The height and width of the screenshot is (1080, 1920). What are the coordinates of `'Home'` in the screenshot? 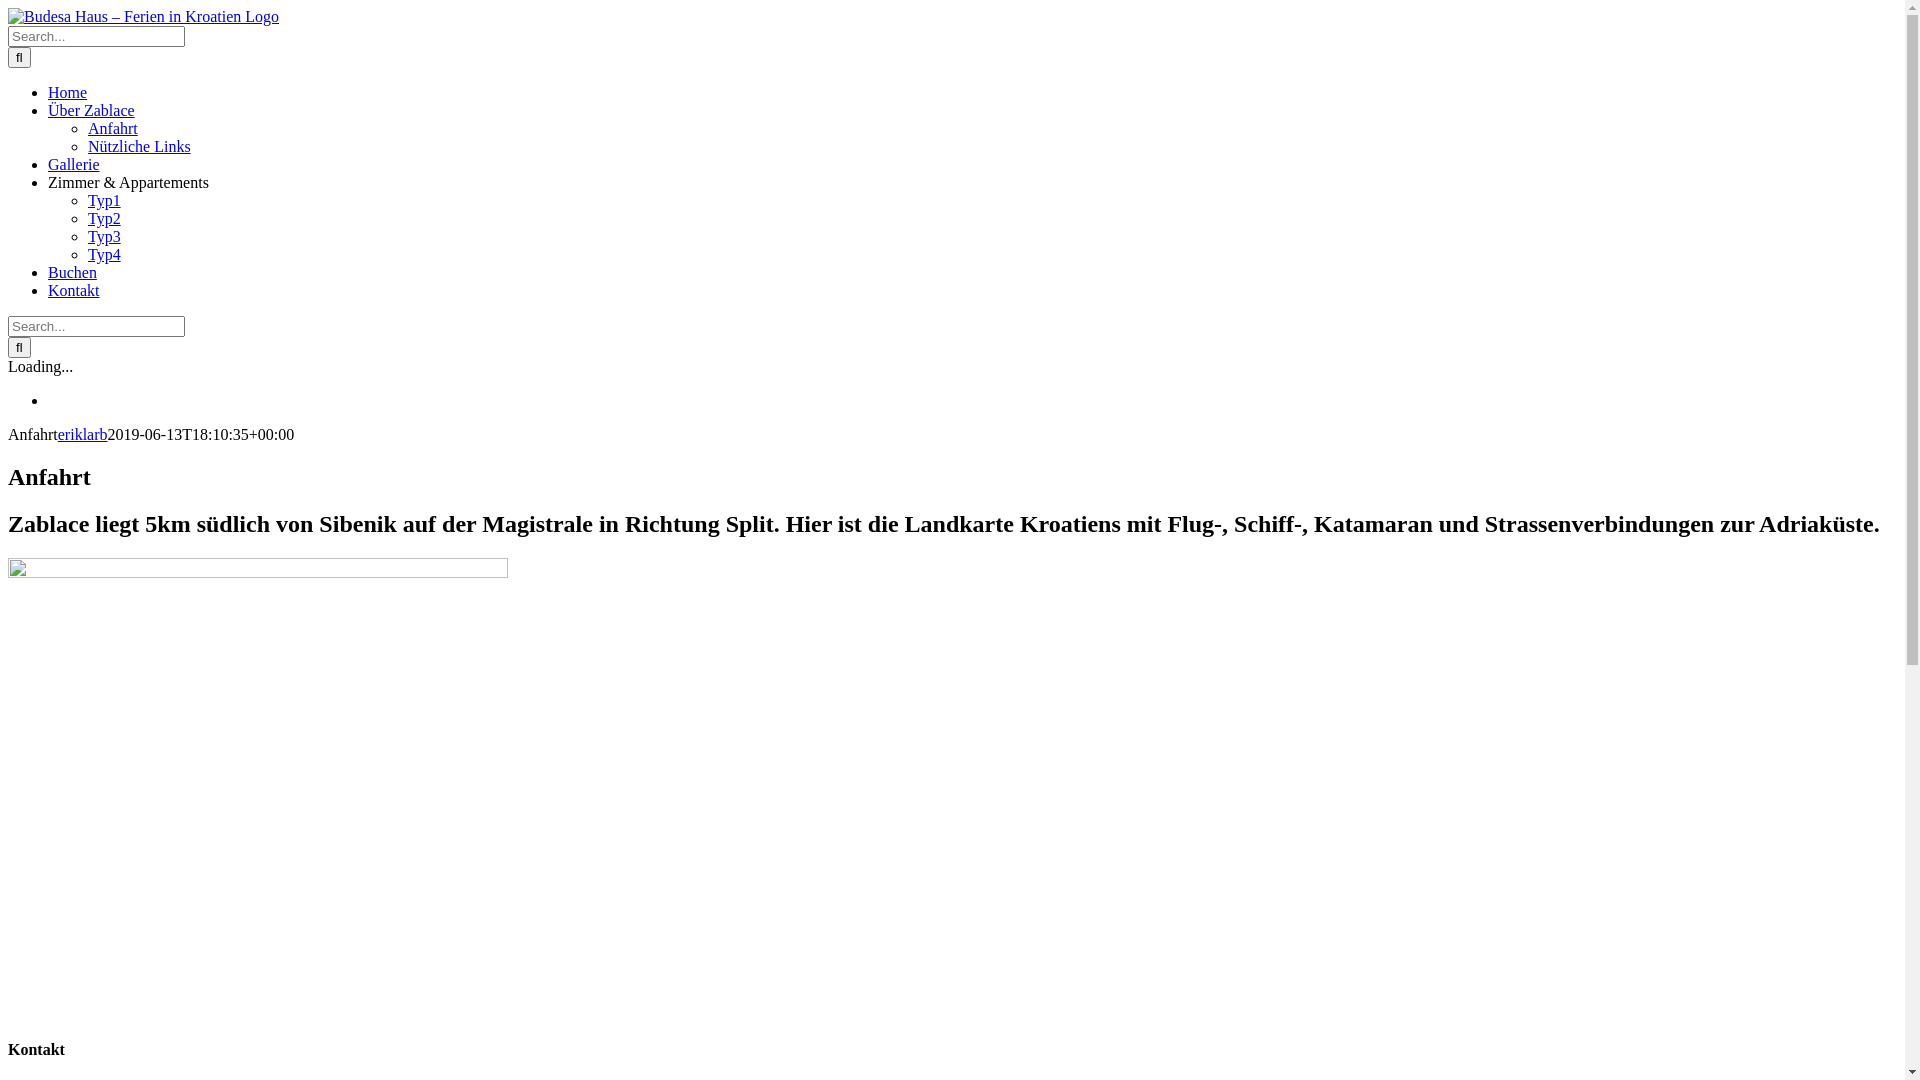 It's located at (67, 92).